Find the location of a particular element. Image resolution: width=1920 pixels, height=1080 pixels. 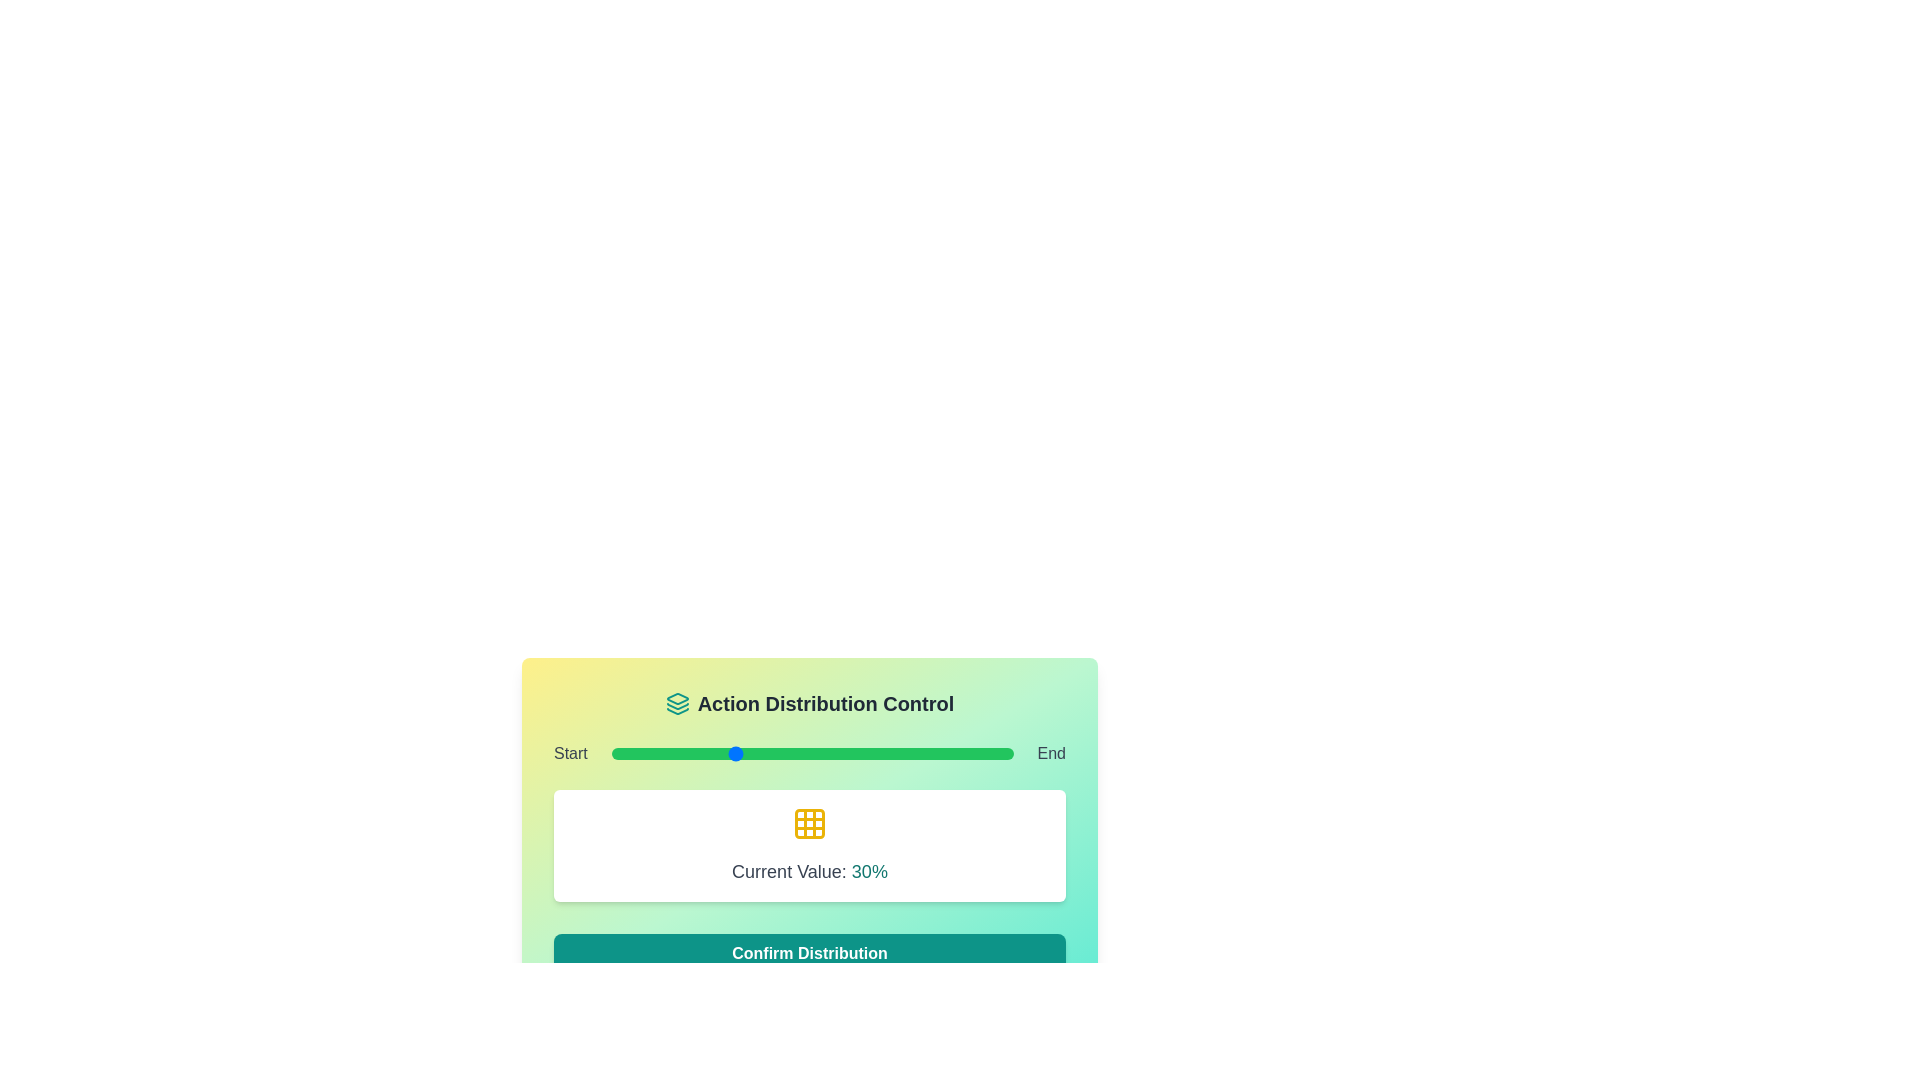

the 'Confirm Distribution' button is located at coordinates (810, 952).